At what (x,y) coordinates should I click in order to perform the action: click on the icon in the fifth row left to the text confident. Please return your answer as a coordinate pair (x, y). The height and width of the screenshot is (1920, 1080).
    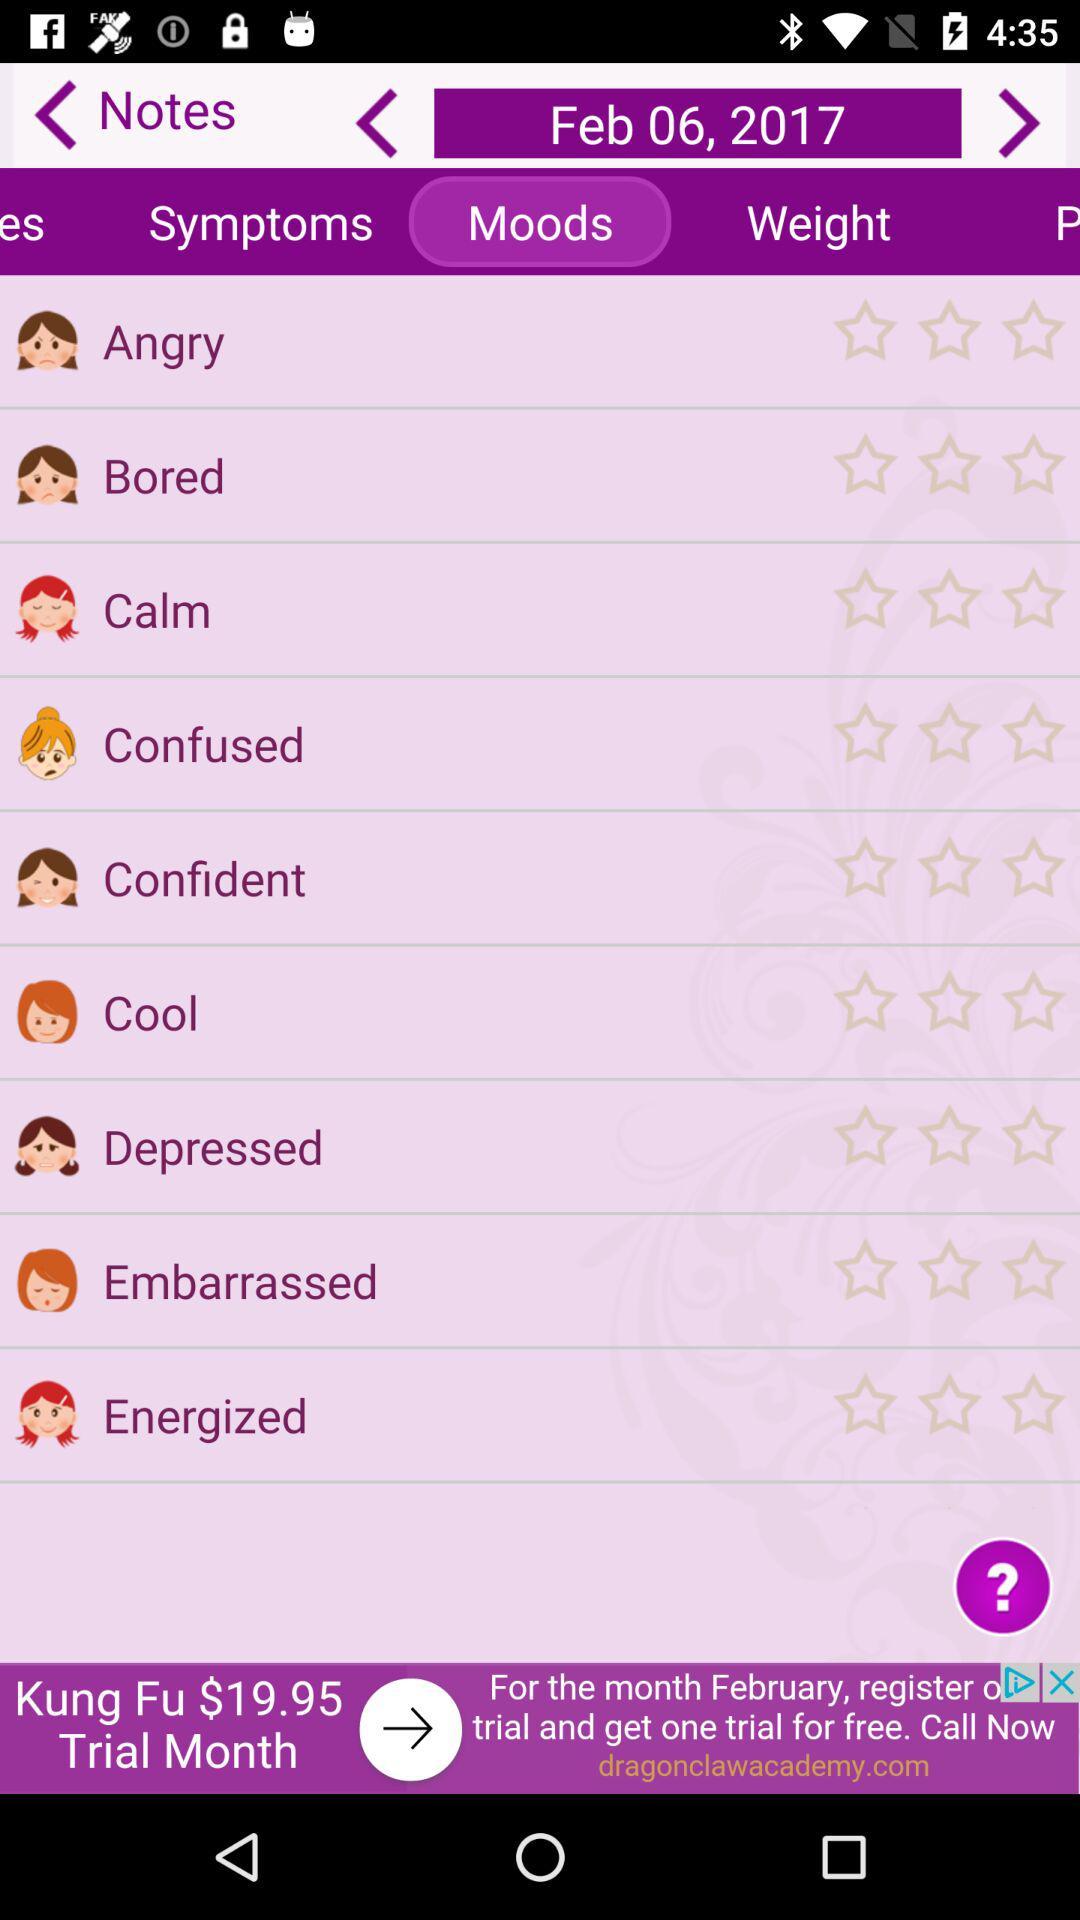
    Looking at the image, I should click on (45, 878).